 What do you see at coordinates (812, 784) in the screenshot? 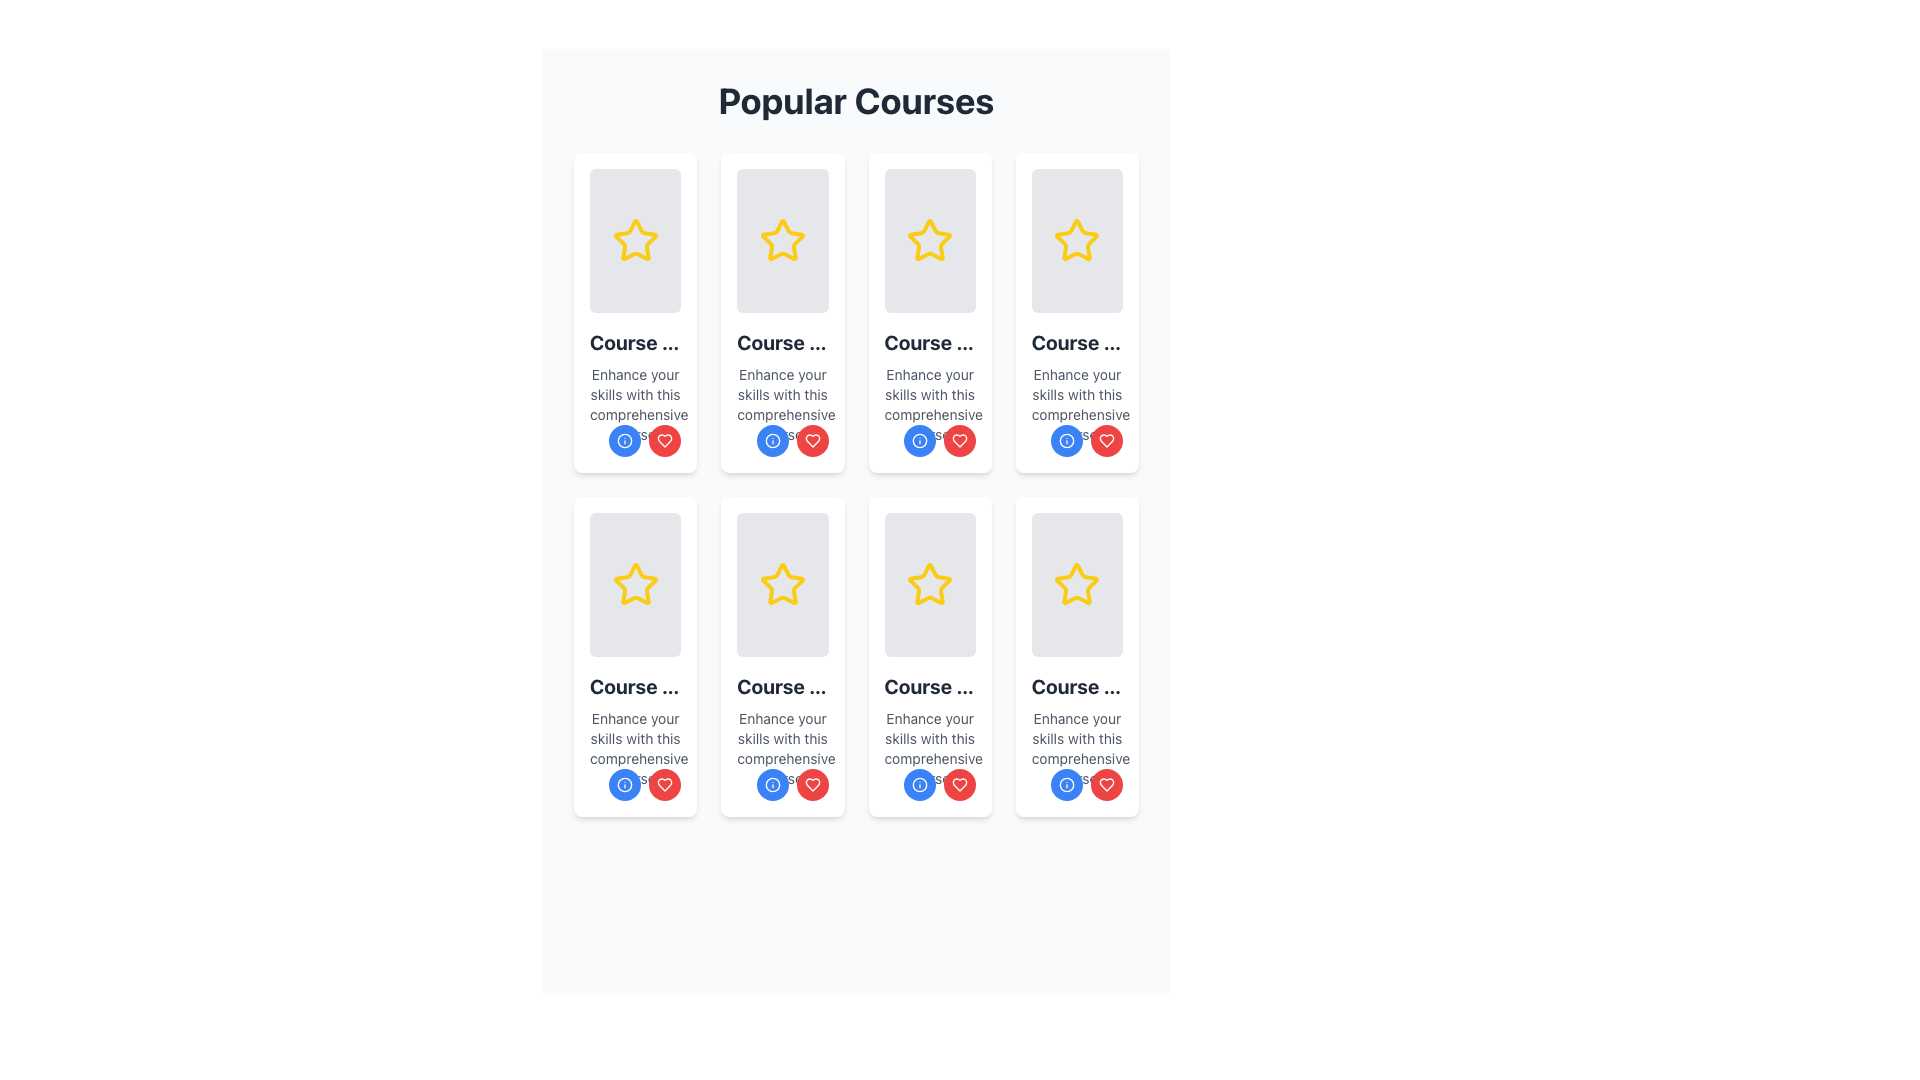
I see `the heart button located in the sixth card of the 'Popular Courses' section to mark the associated course as a favorite` at bounding box center [812, 784].